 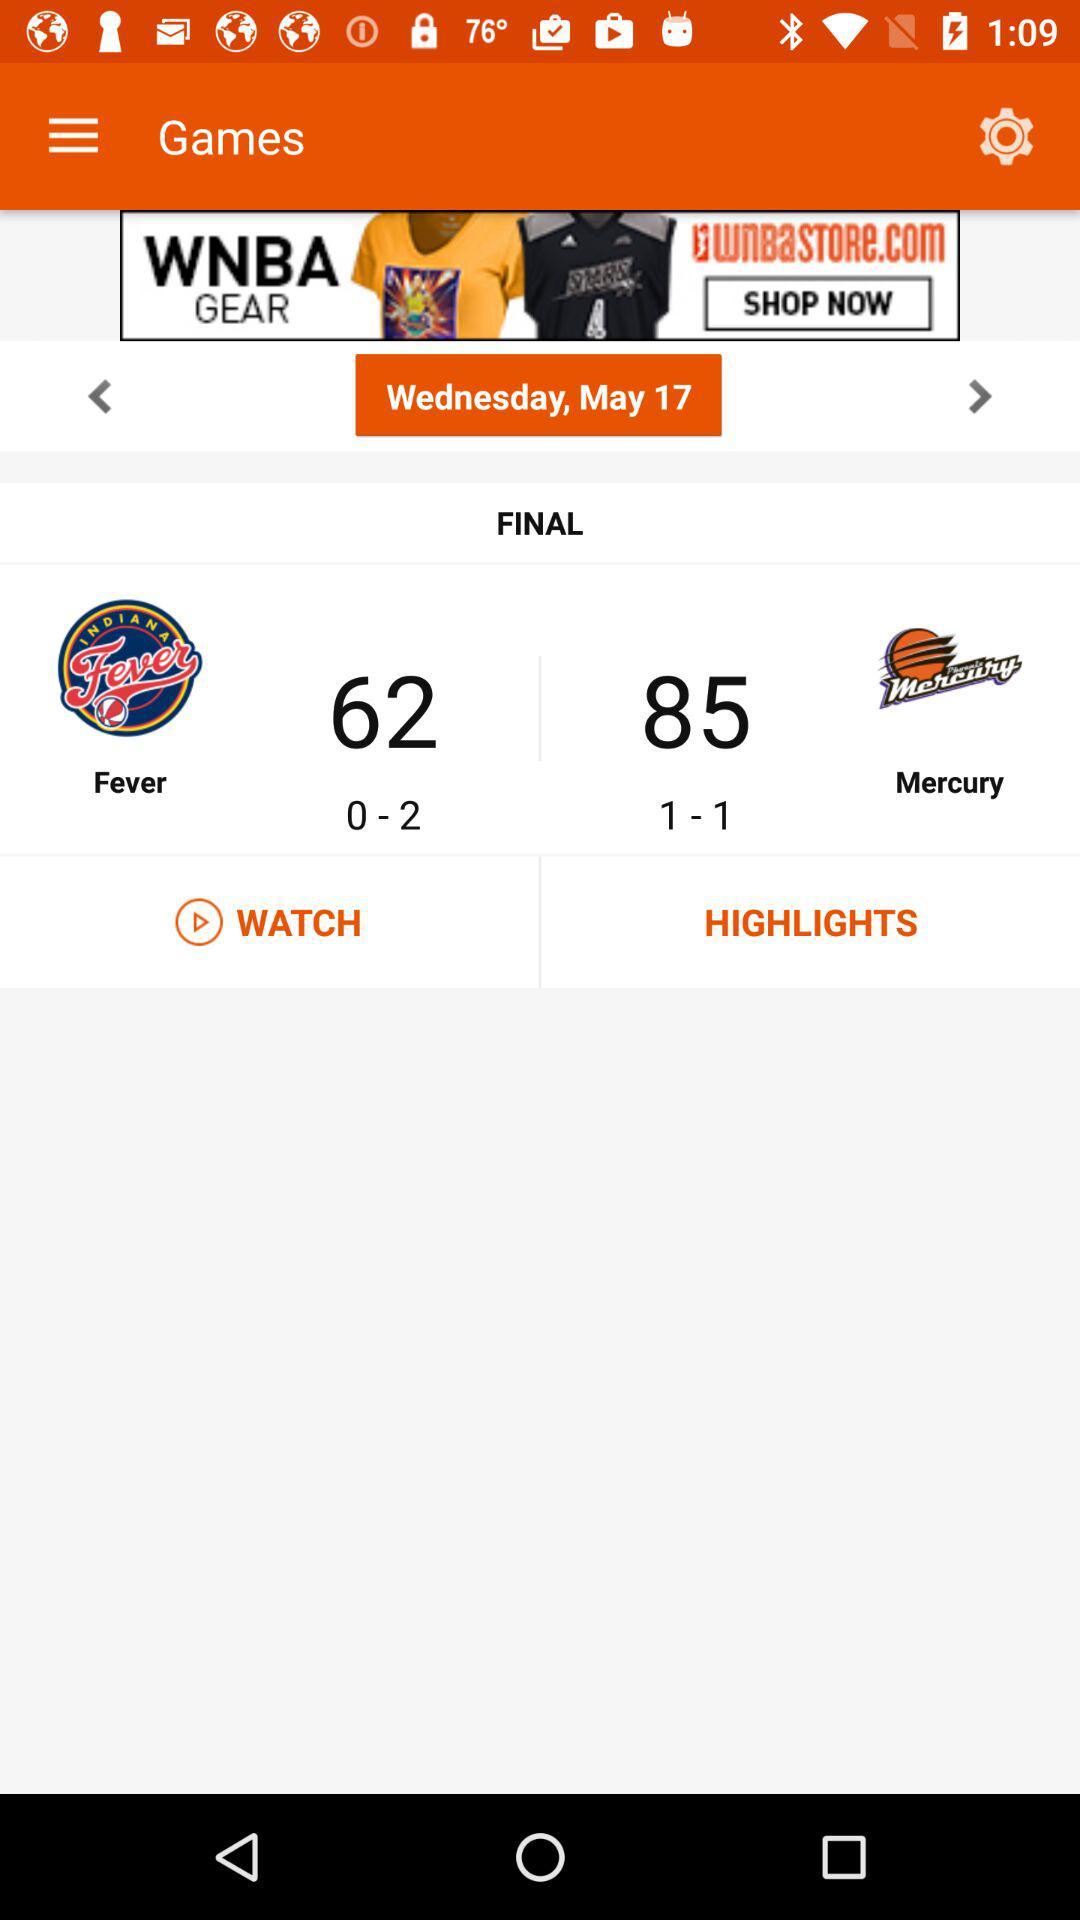 What do you see at coordinates (99, 395) in the screenshot?
I see `the arrow_backward icon` at bounding box center [99, 395].